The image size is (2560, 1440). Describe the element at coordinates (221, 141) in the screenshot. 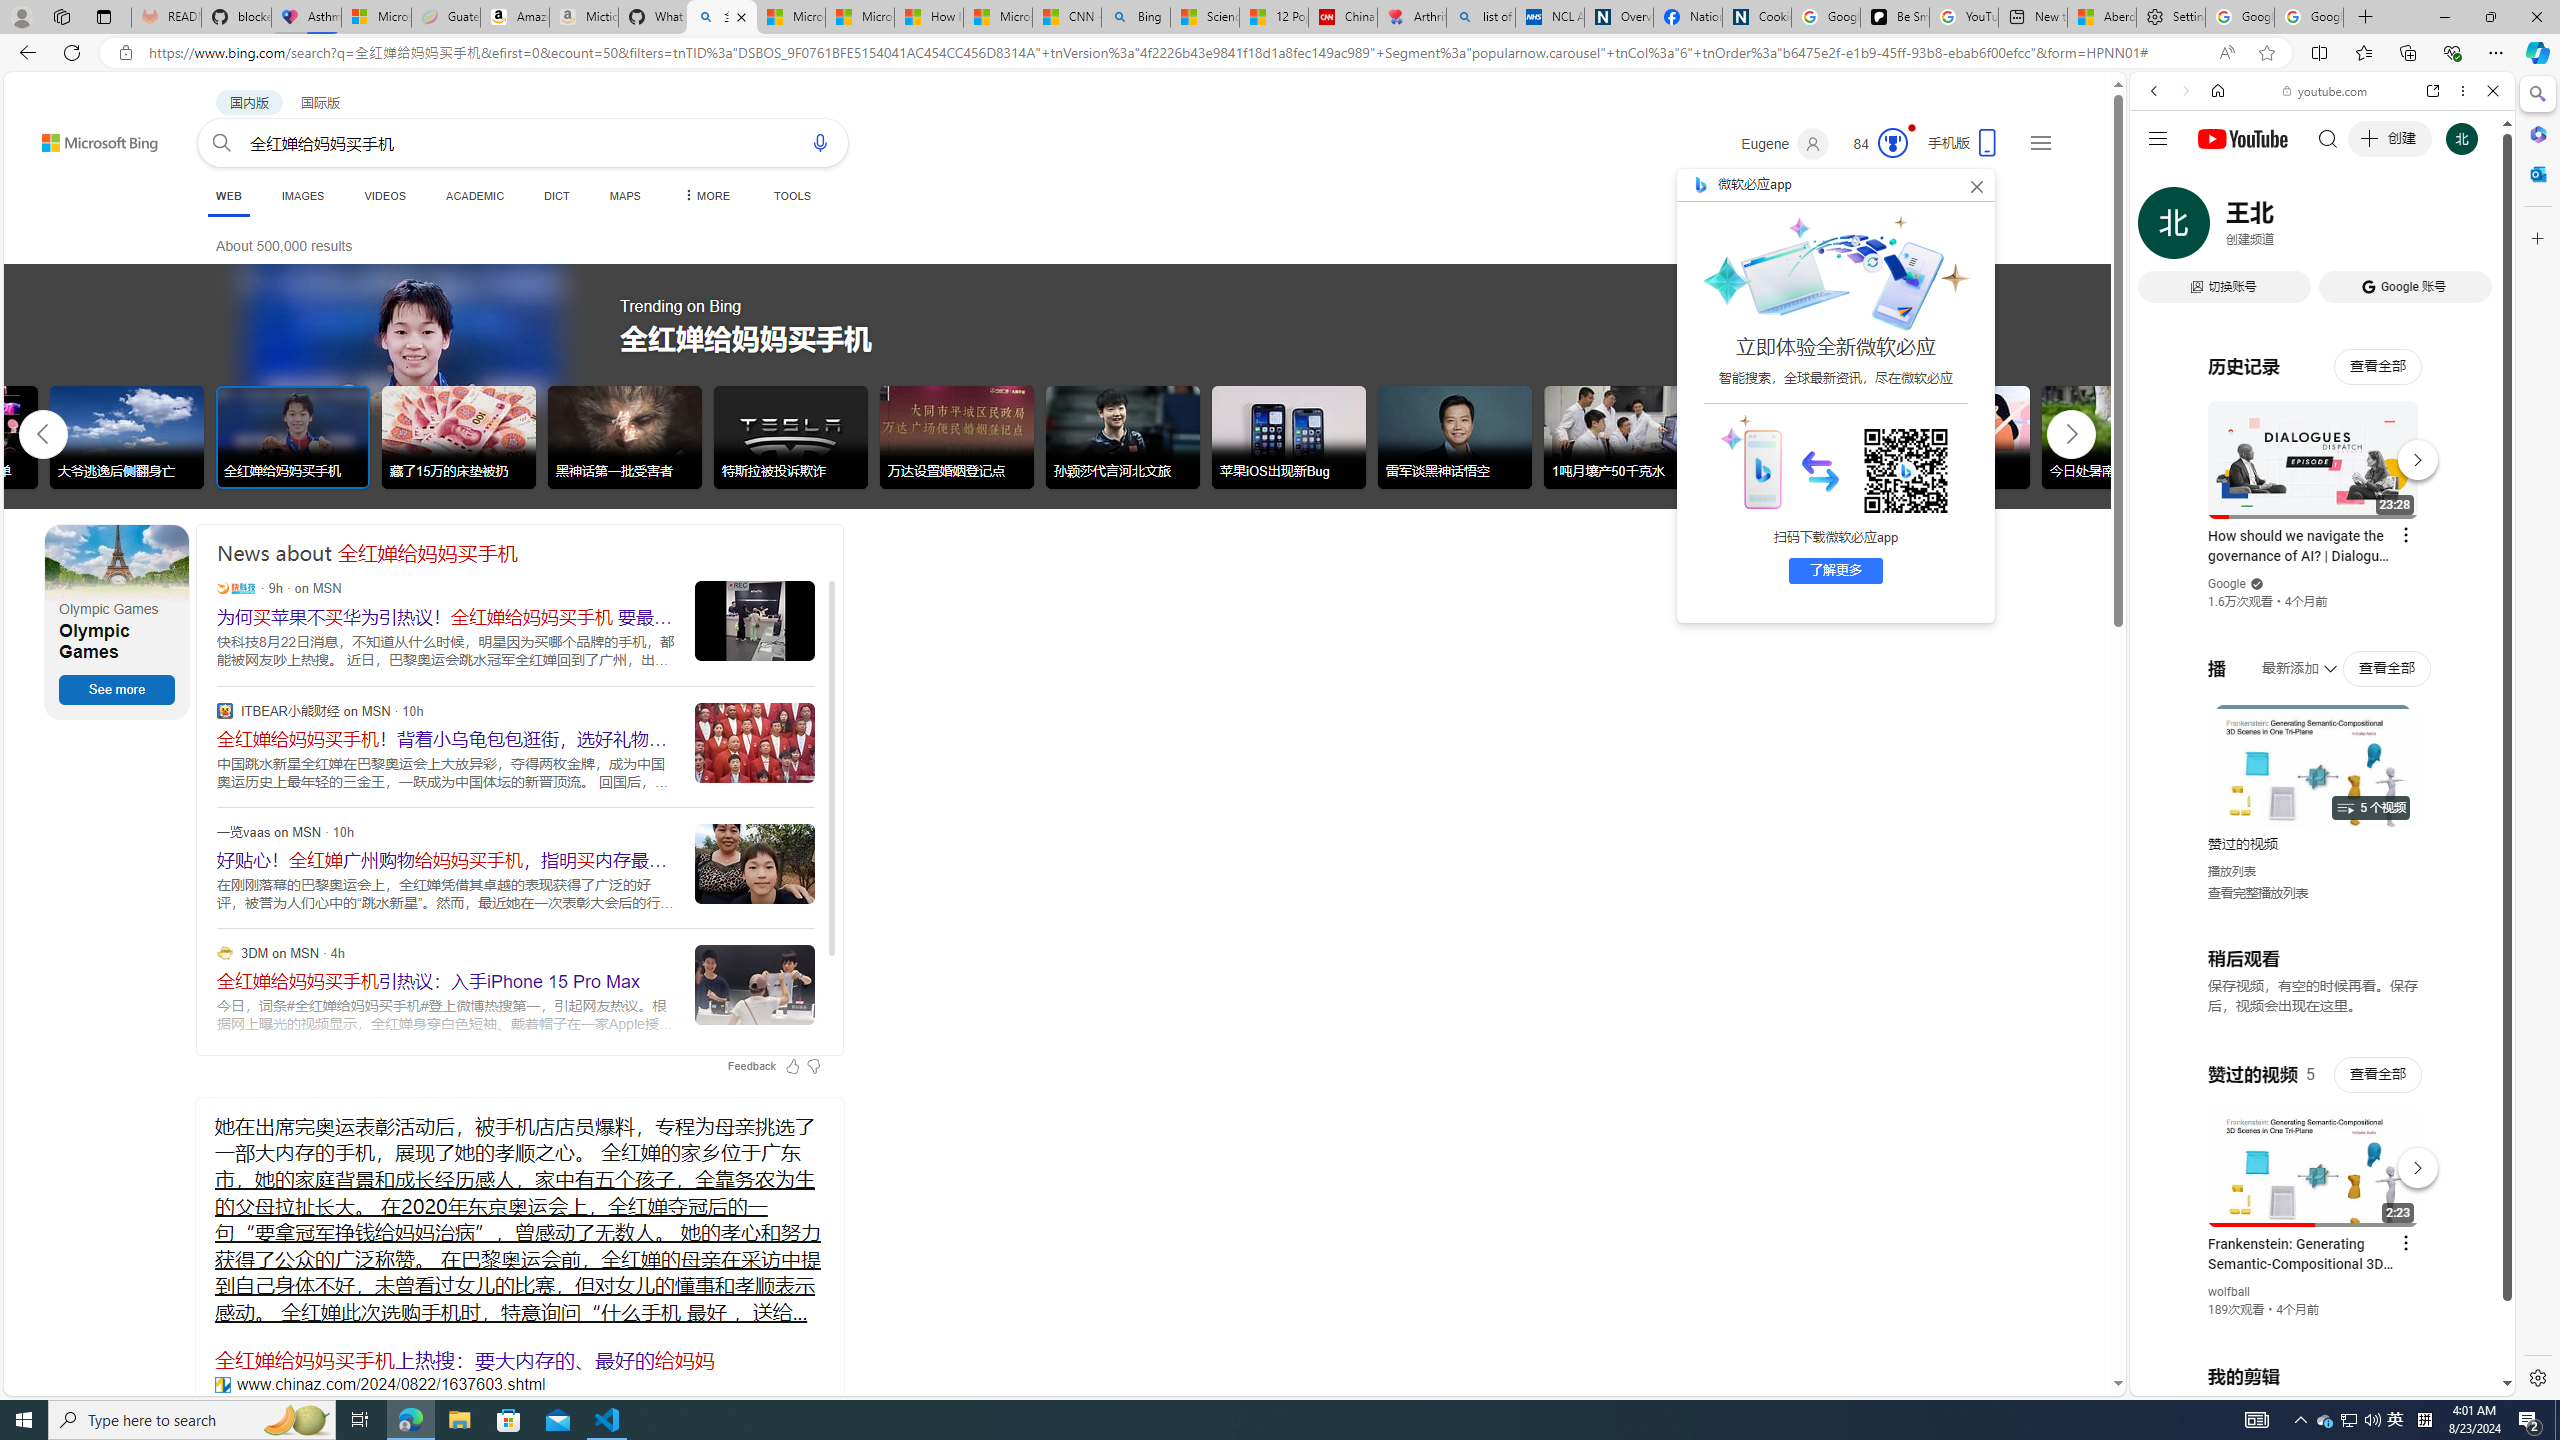

I see `'Search button'` at that location.